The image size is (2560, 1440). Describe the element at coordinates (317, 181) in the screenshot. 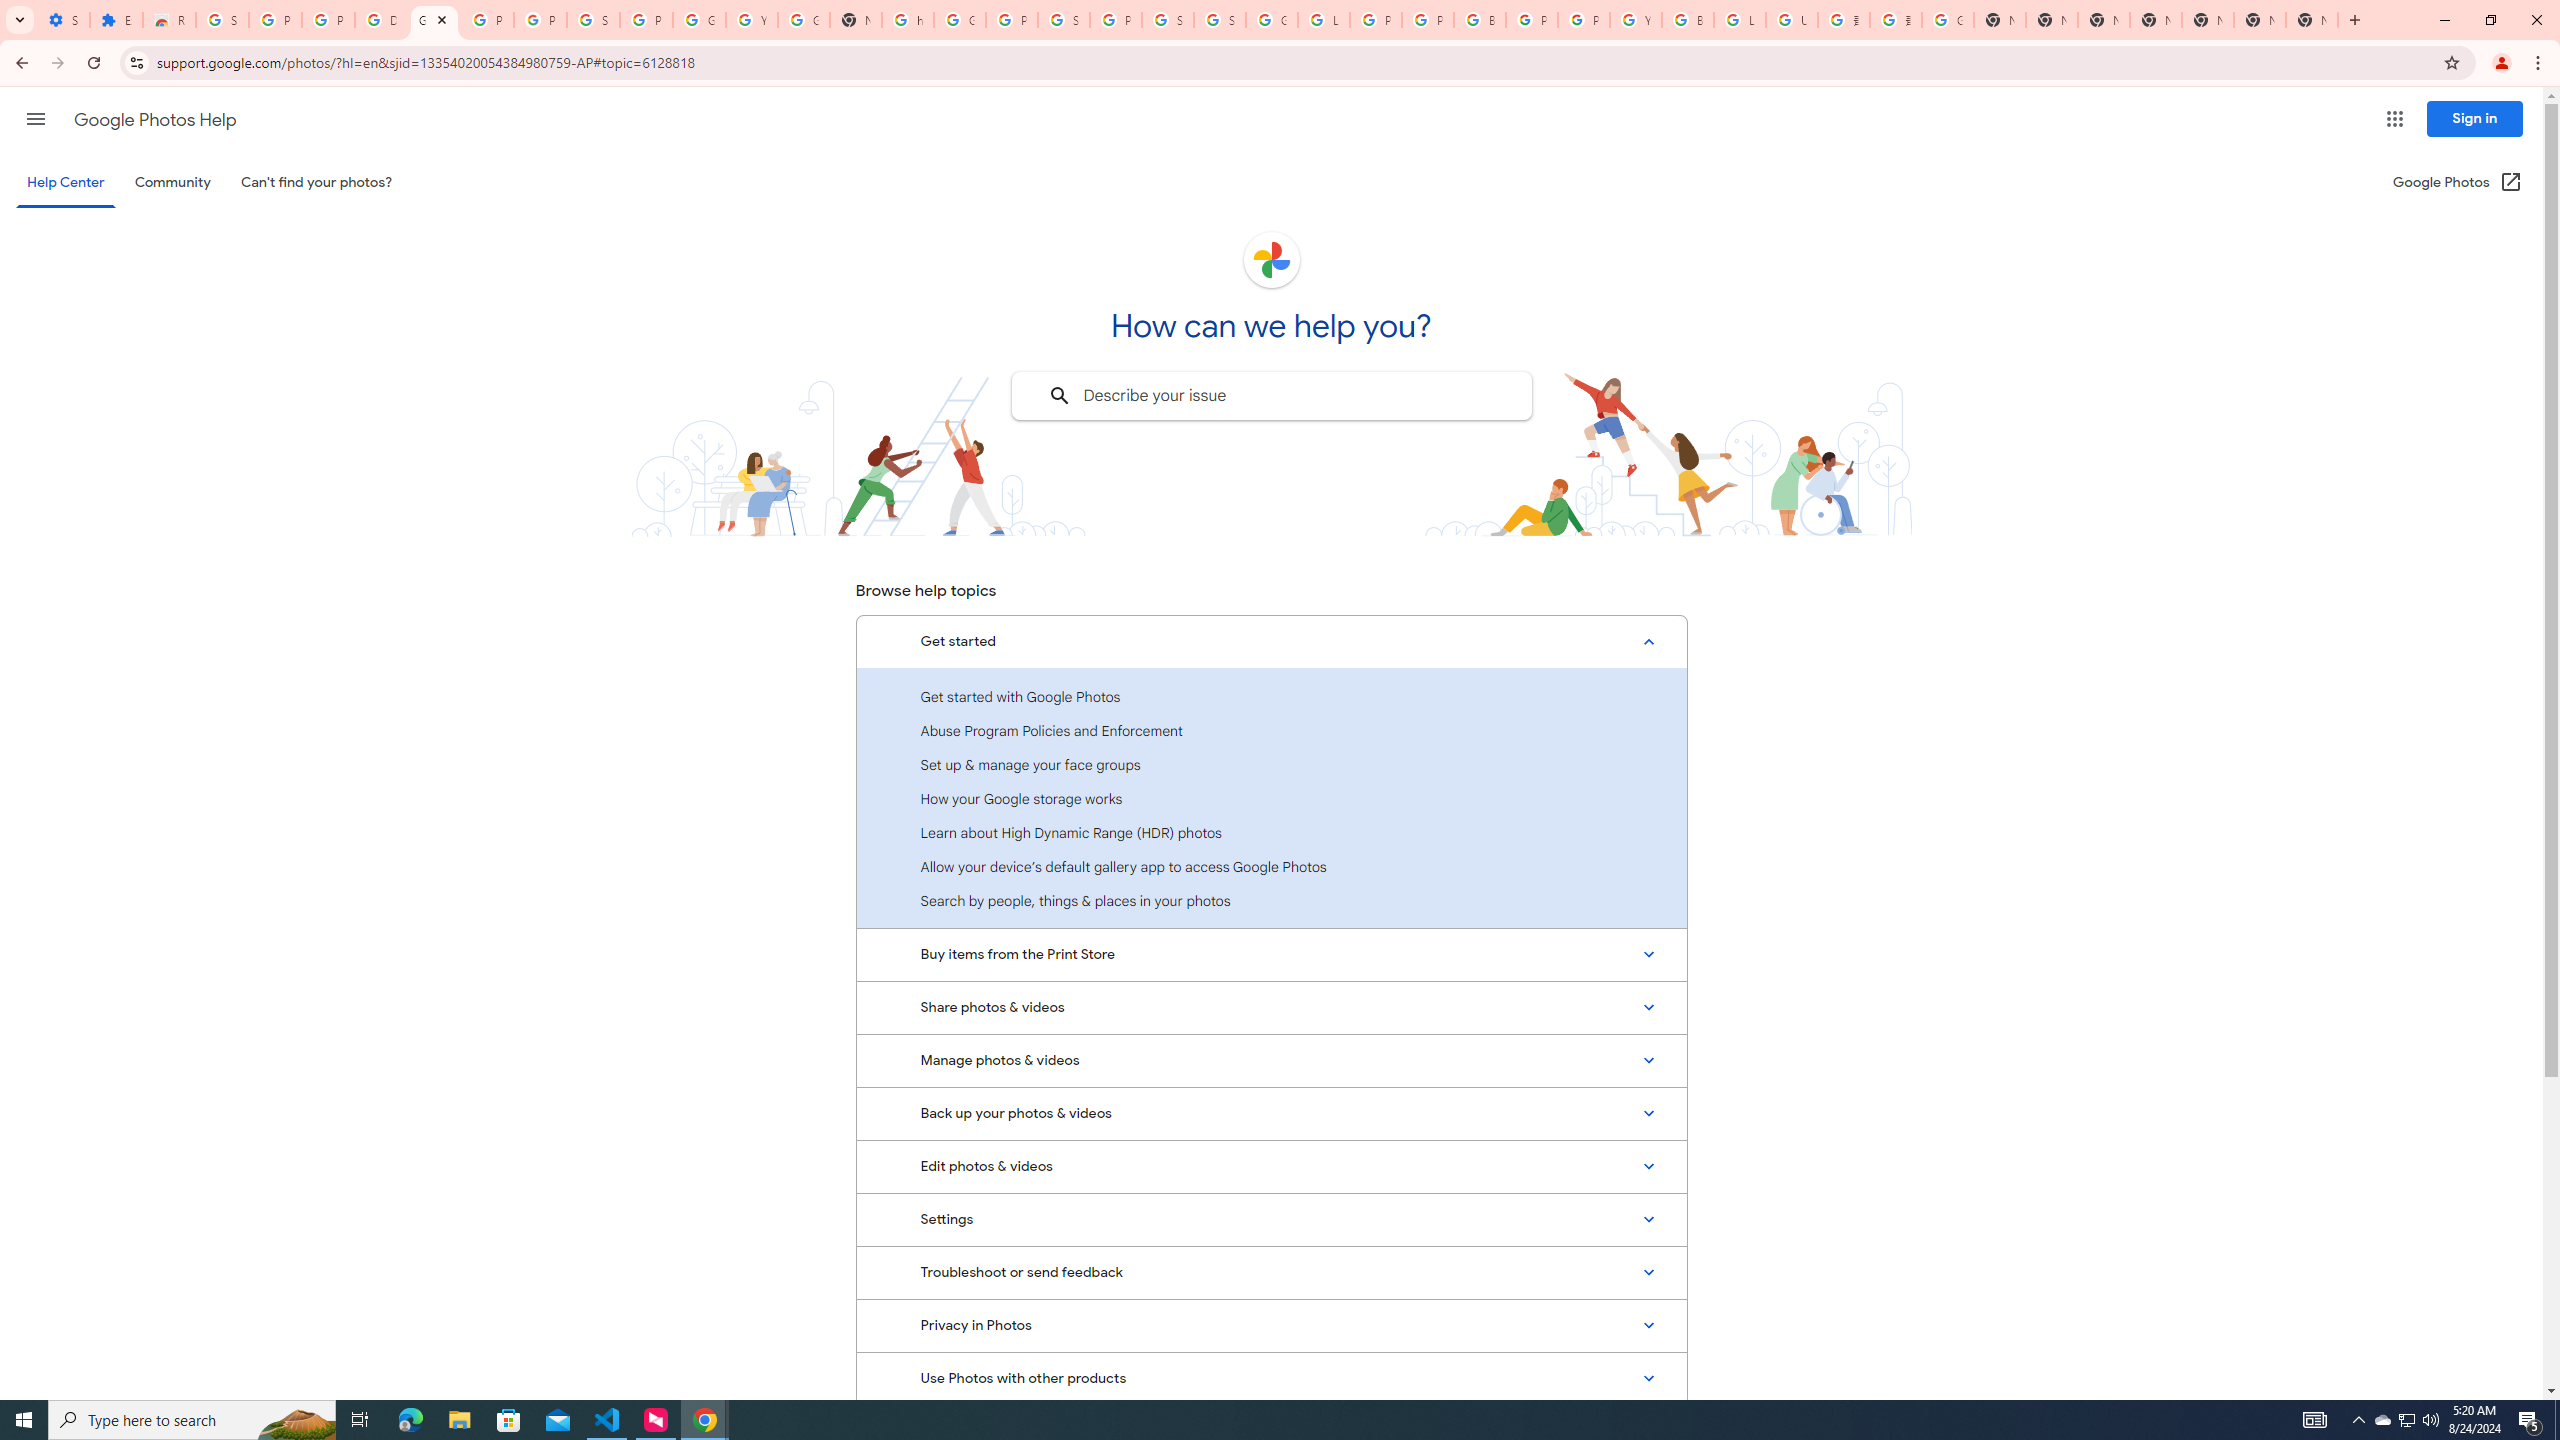

I see `'Can'` at that location.